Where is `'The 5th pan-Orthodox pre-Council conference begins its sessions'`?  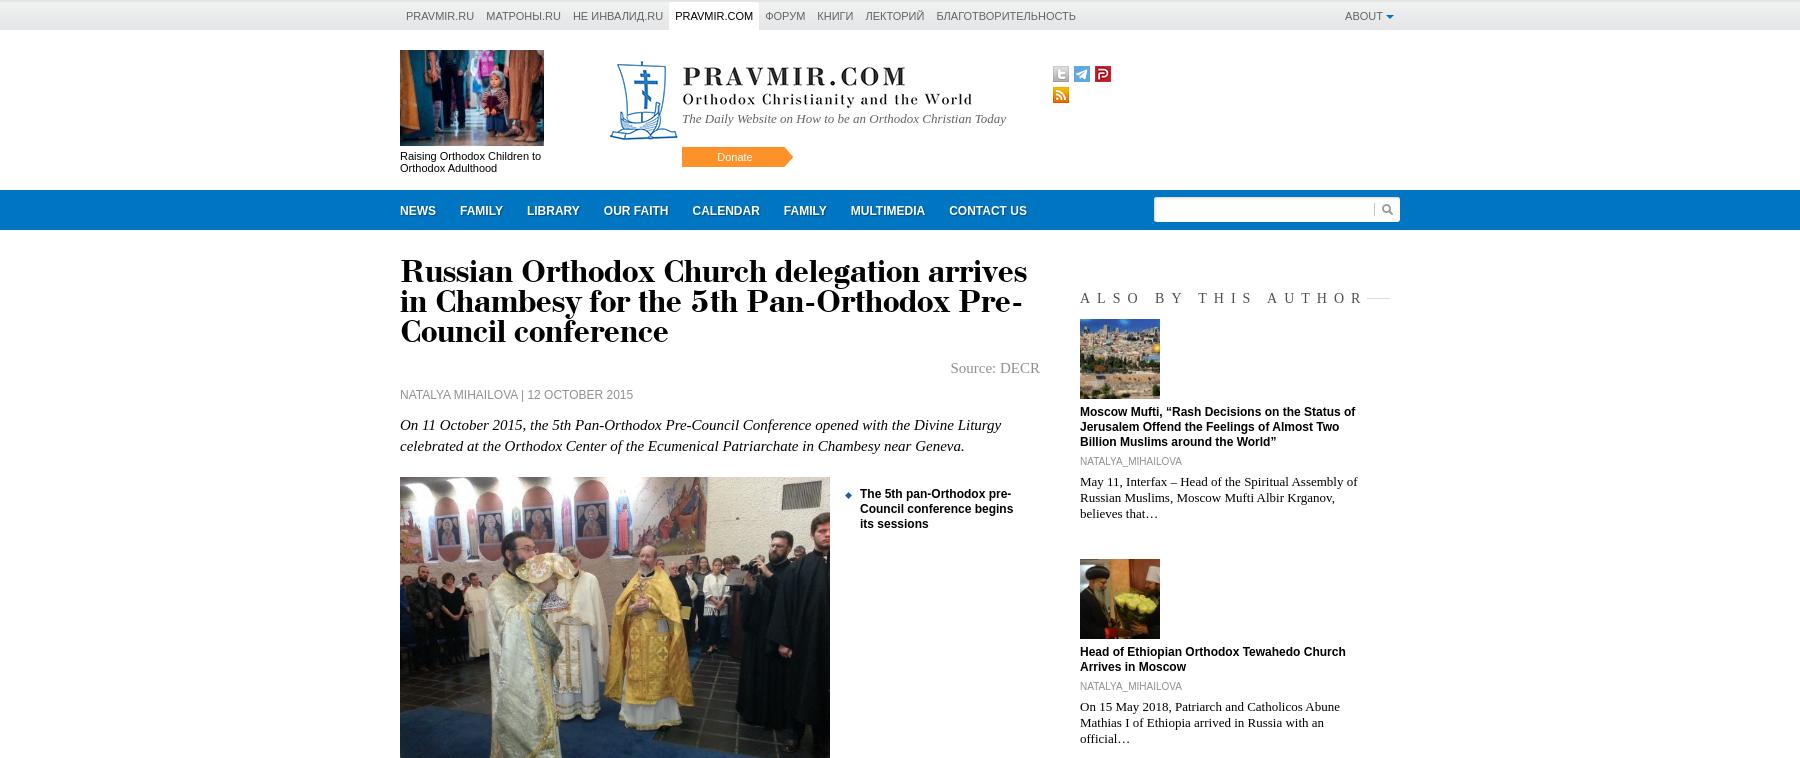 'The 5th pan-Orthodox pre-Council conference begins its sessions' is located at coordinates (935, 507).